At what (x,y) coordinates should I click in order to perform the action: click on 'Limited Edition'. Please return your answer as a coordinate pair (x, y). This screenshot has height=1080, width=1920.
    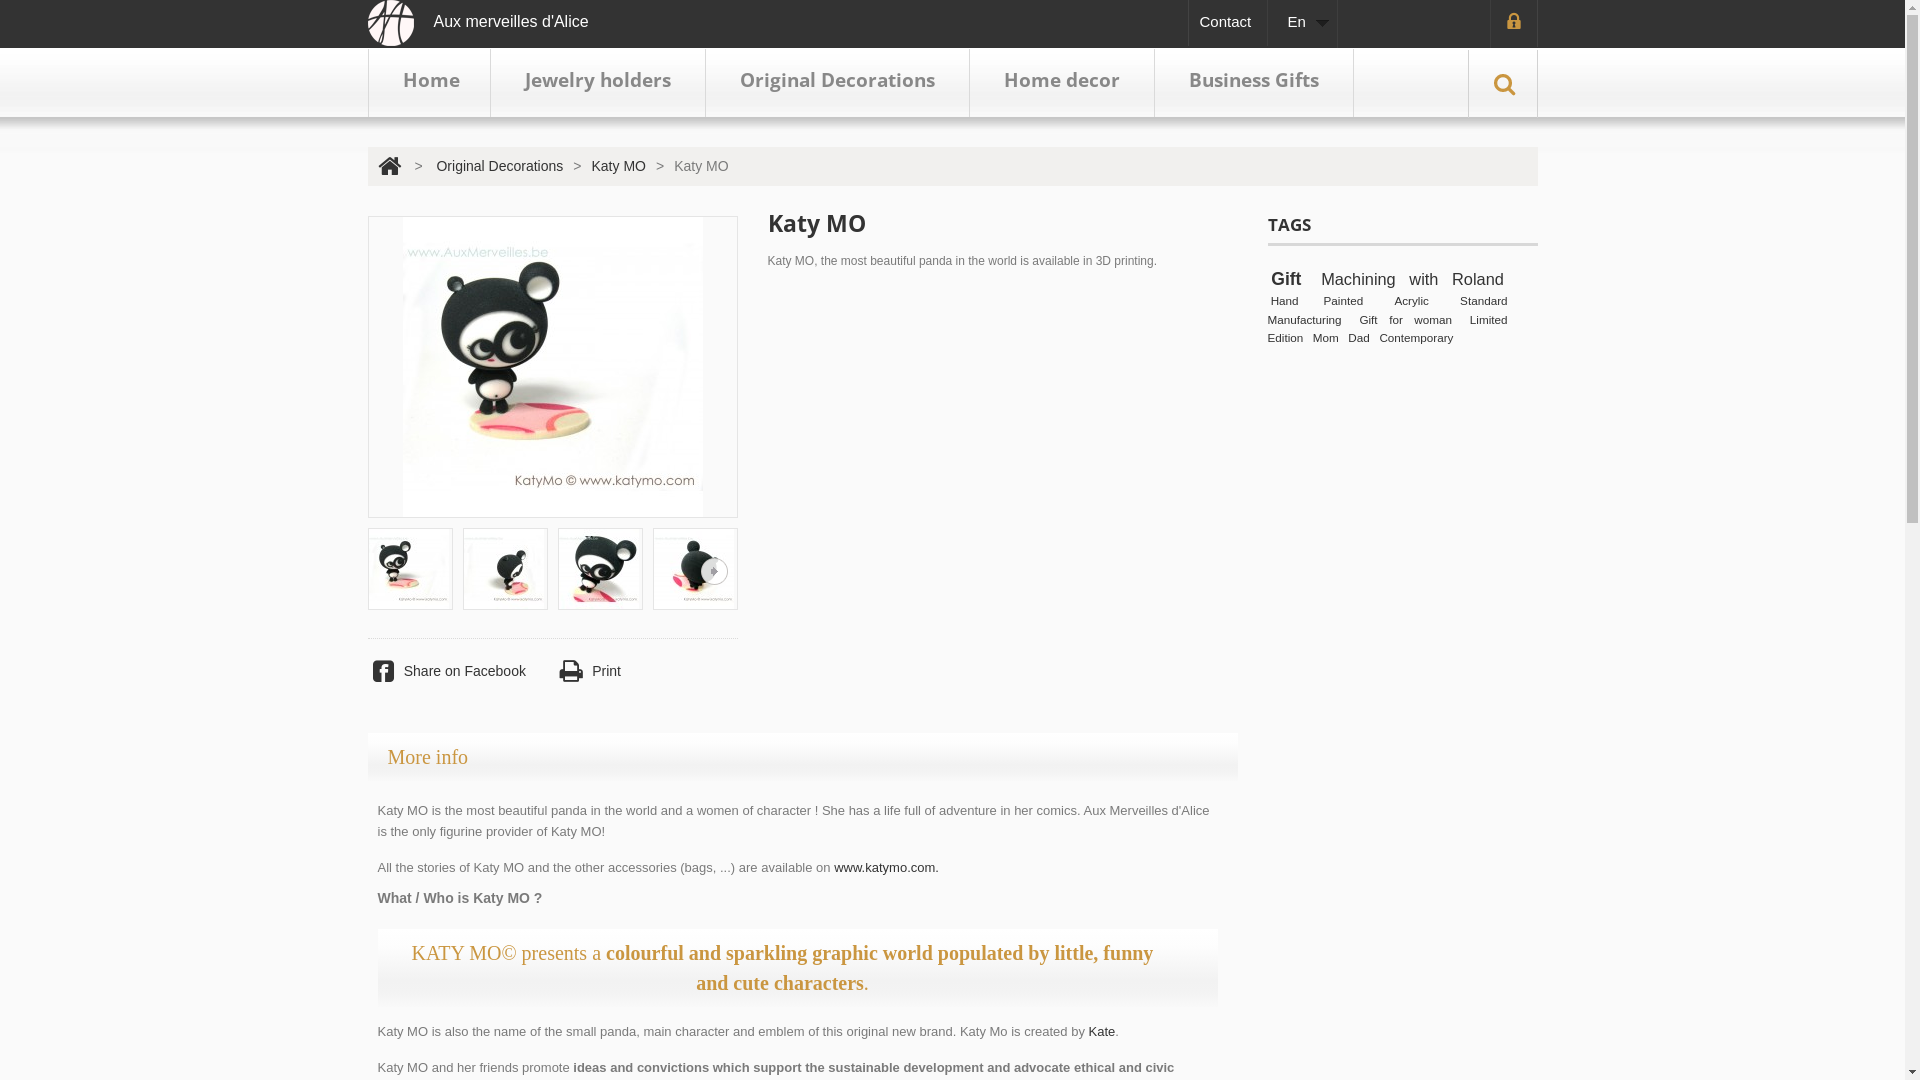
    Looking at the image, I should click on (1266, 329).